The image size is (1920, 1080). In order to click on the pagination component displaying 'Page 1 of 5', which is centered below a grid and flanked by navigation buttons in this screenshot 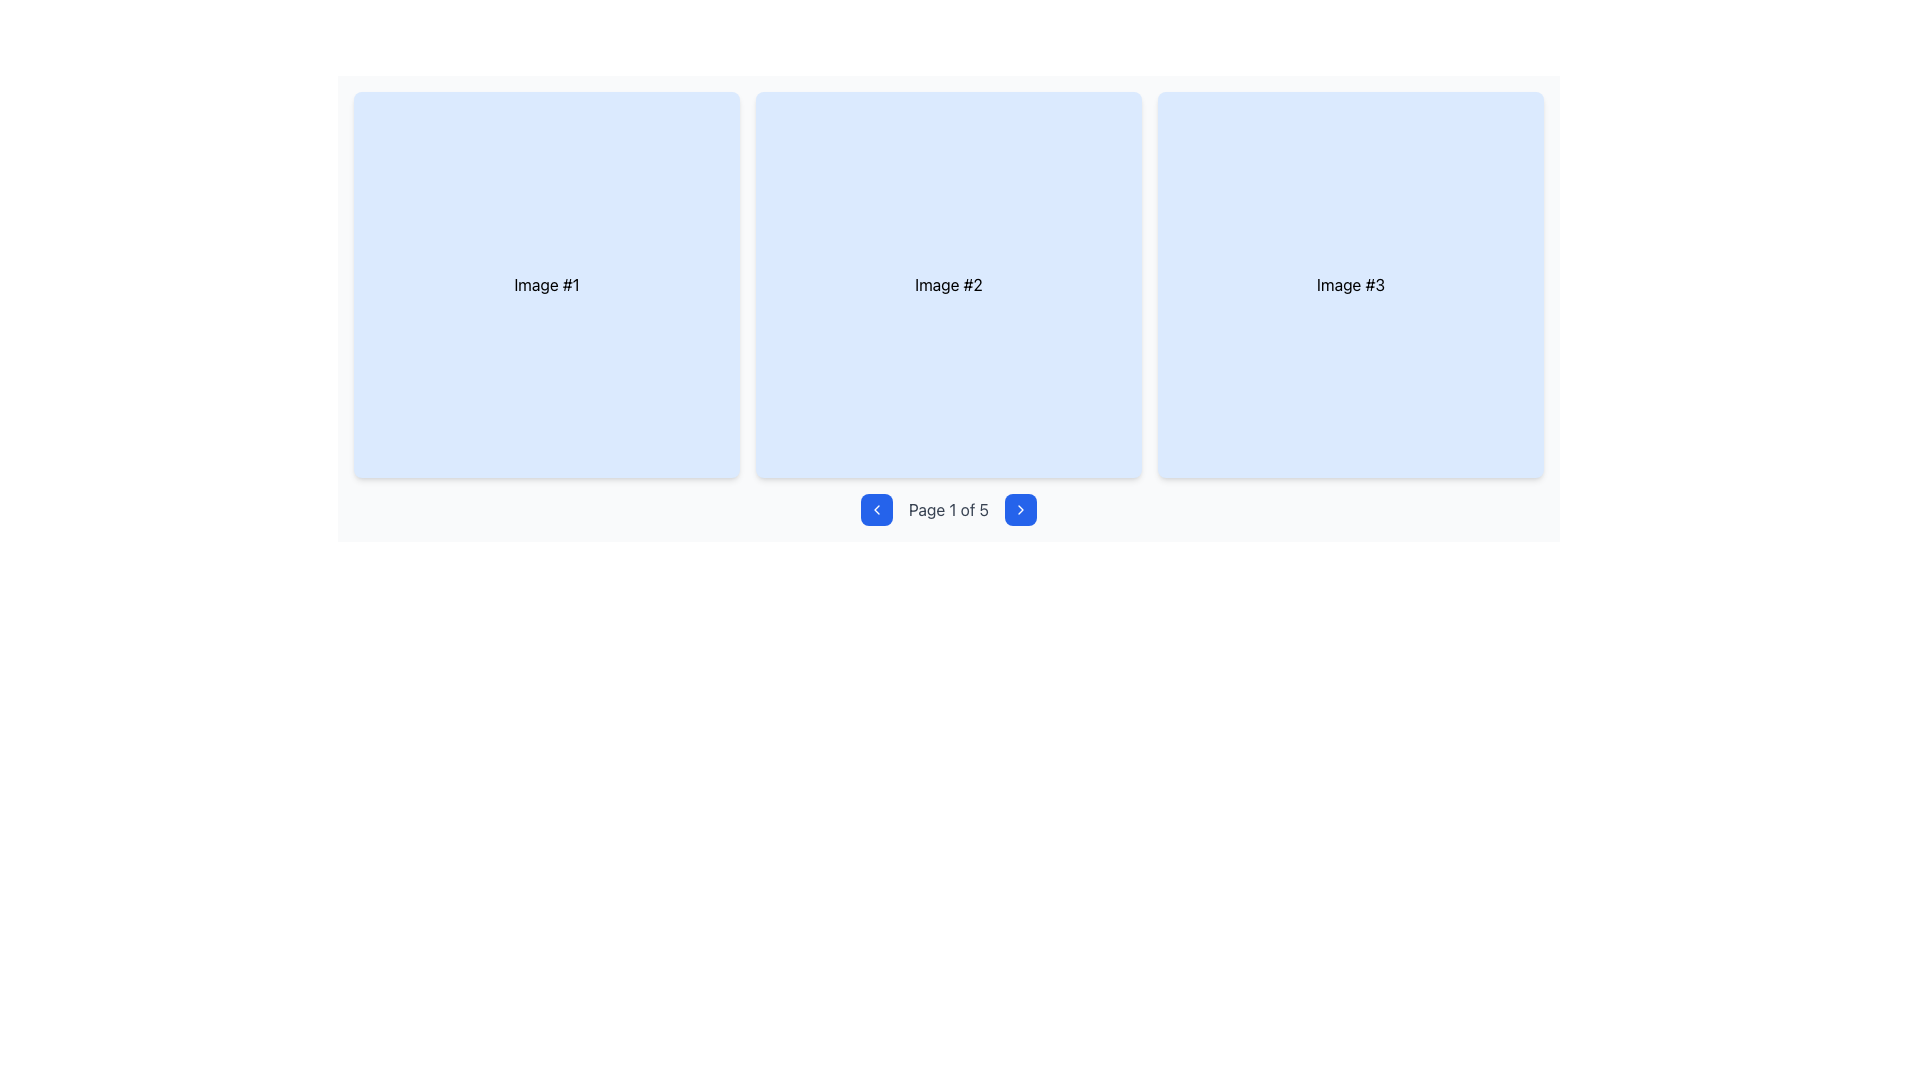, I will do `click(948, 508)`.